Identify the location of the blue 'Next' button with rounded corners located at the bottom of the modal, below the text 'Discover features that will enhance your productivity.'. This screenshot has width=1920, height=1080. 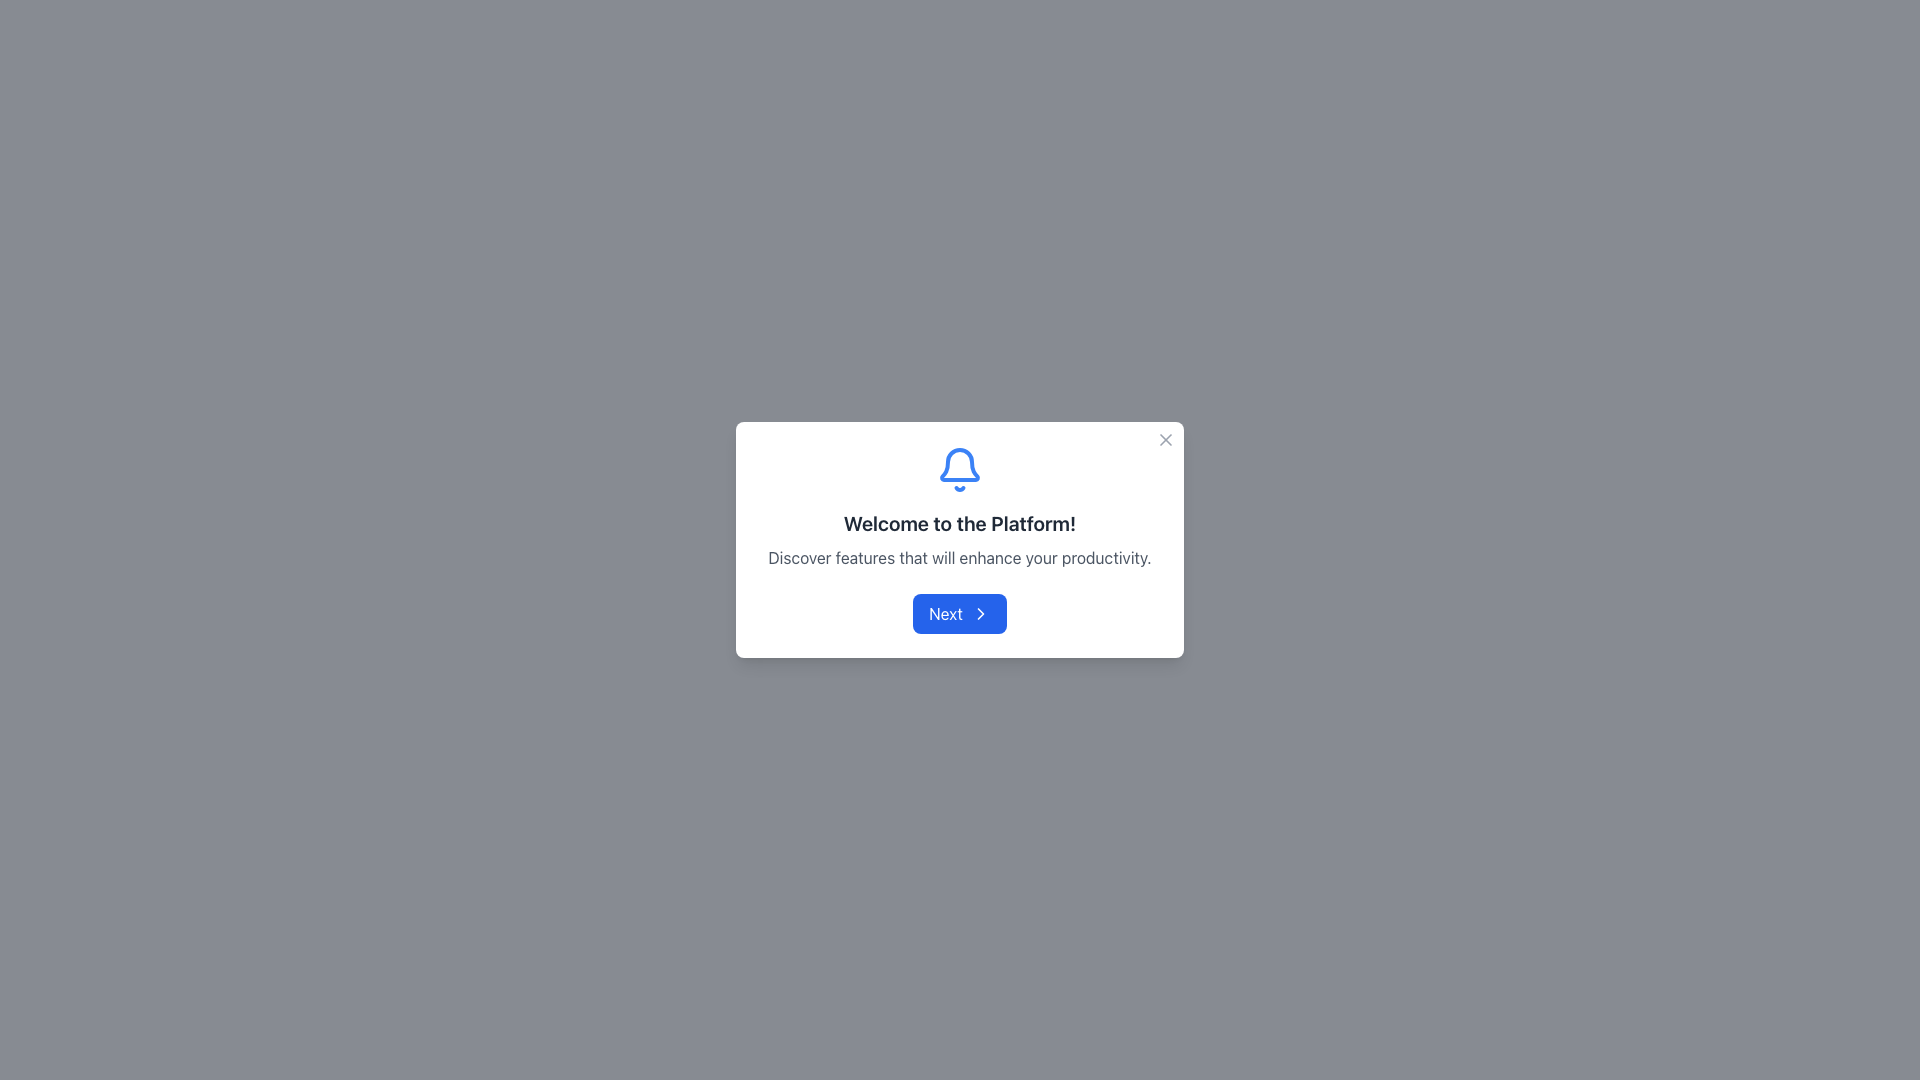
(960, 612).